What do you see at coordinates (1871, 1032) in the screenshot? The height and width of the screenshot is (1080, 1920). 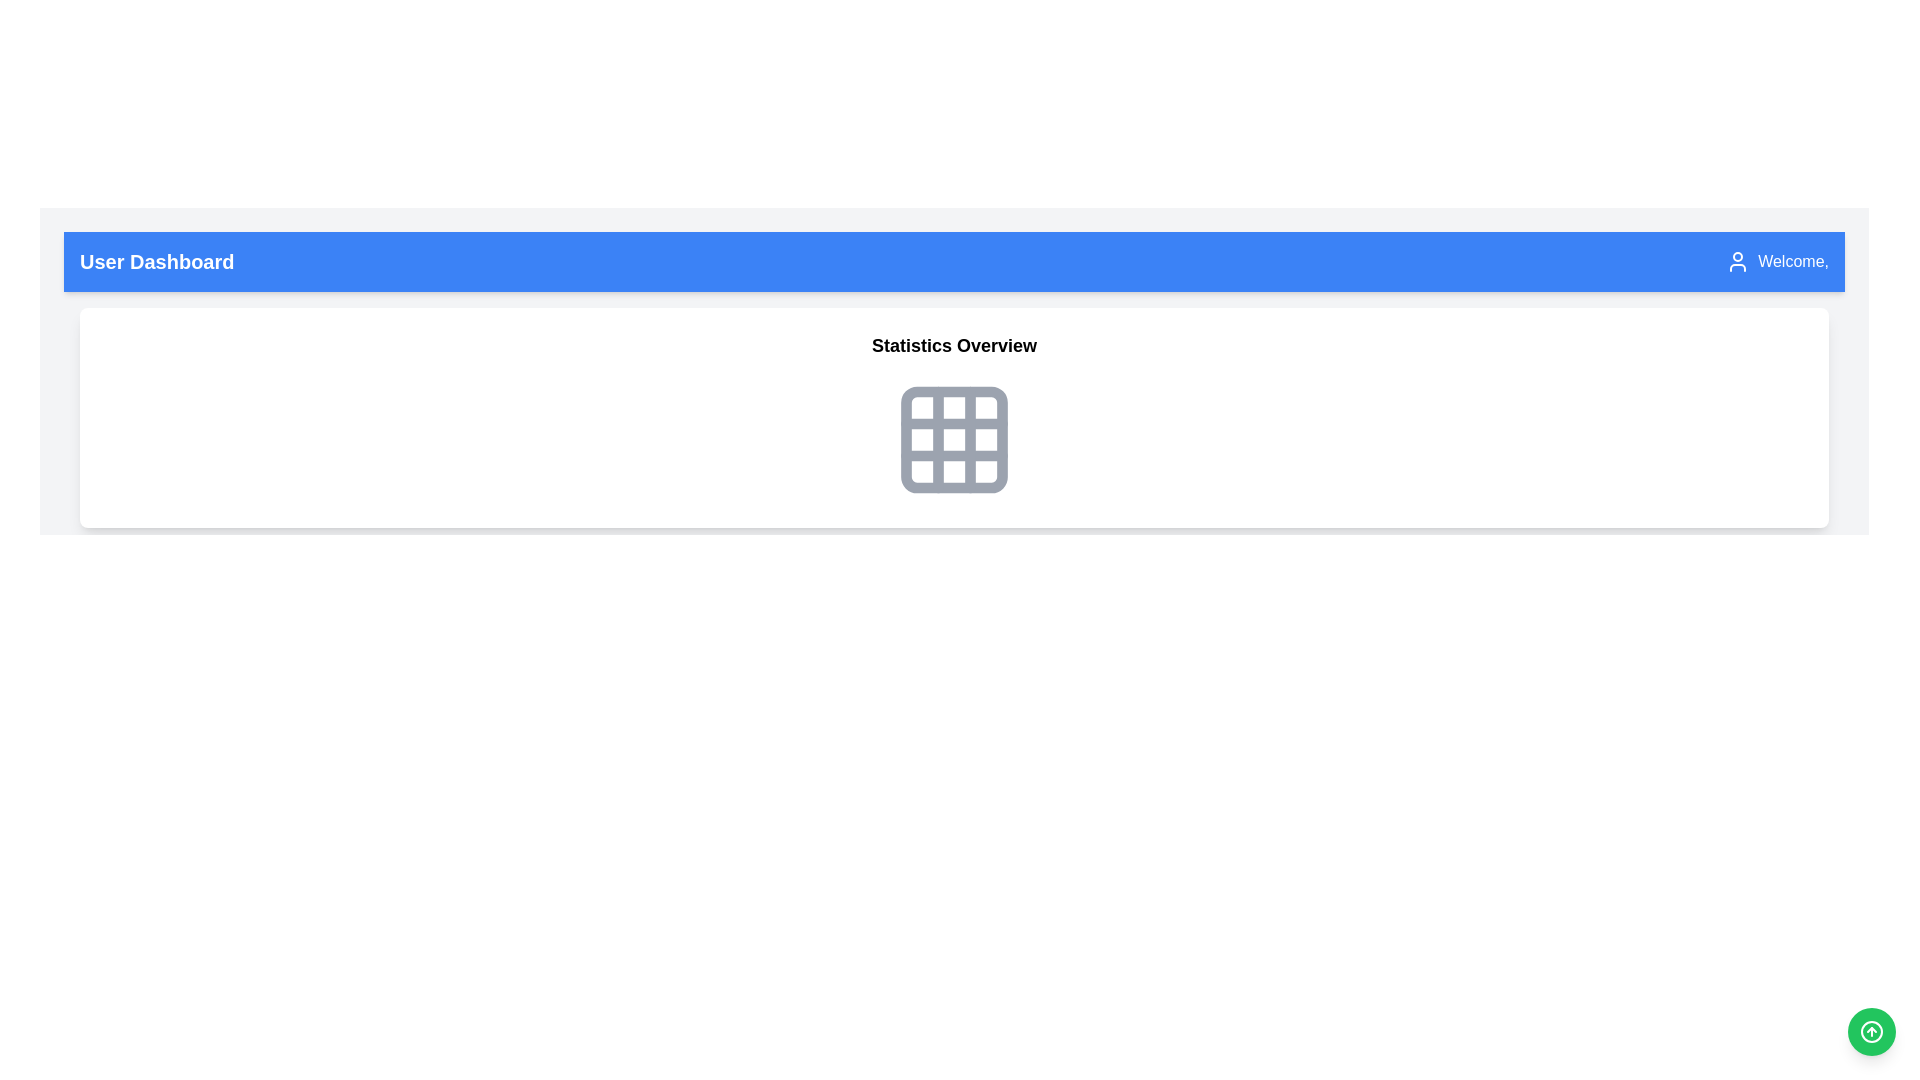 I see `the circular green button labeled 'Scroll to top', which contains an upward pointing SVG arrow icon` at bounding box center [1871, 1032].